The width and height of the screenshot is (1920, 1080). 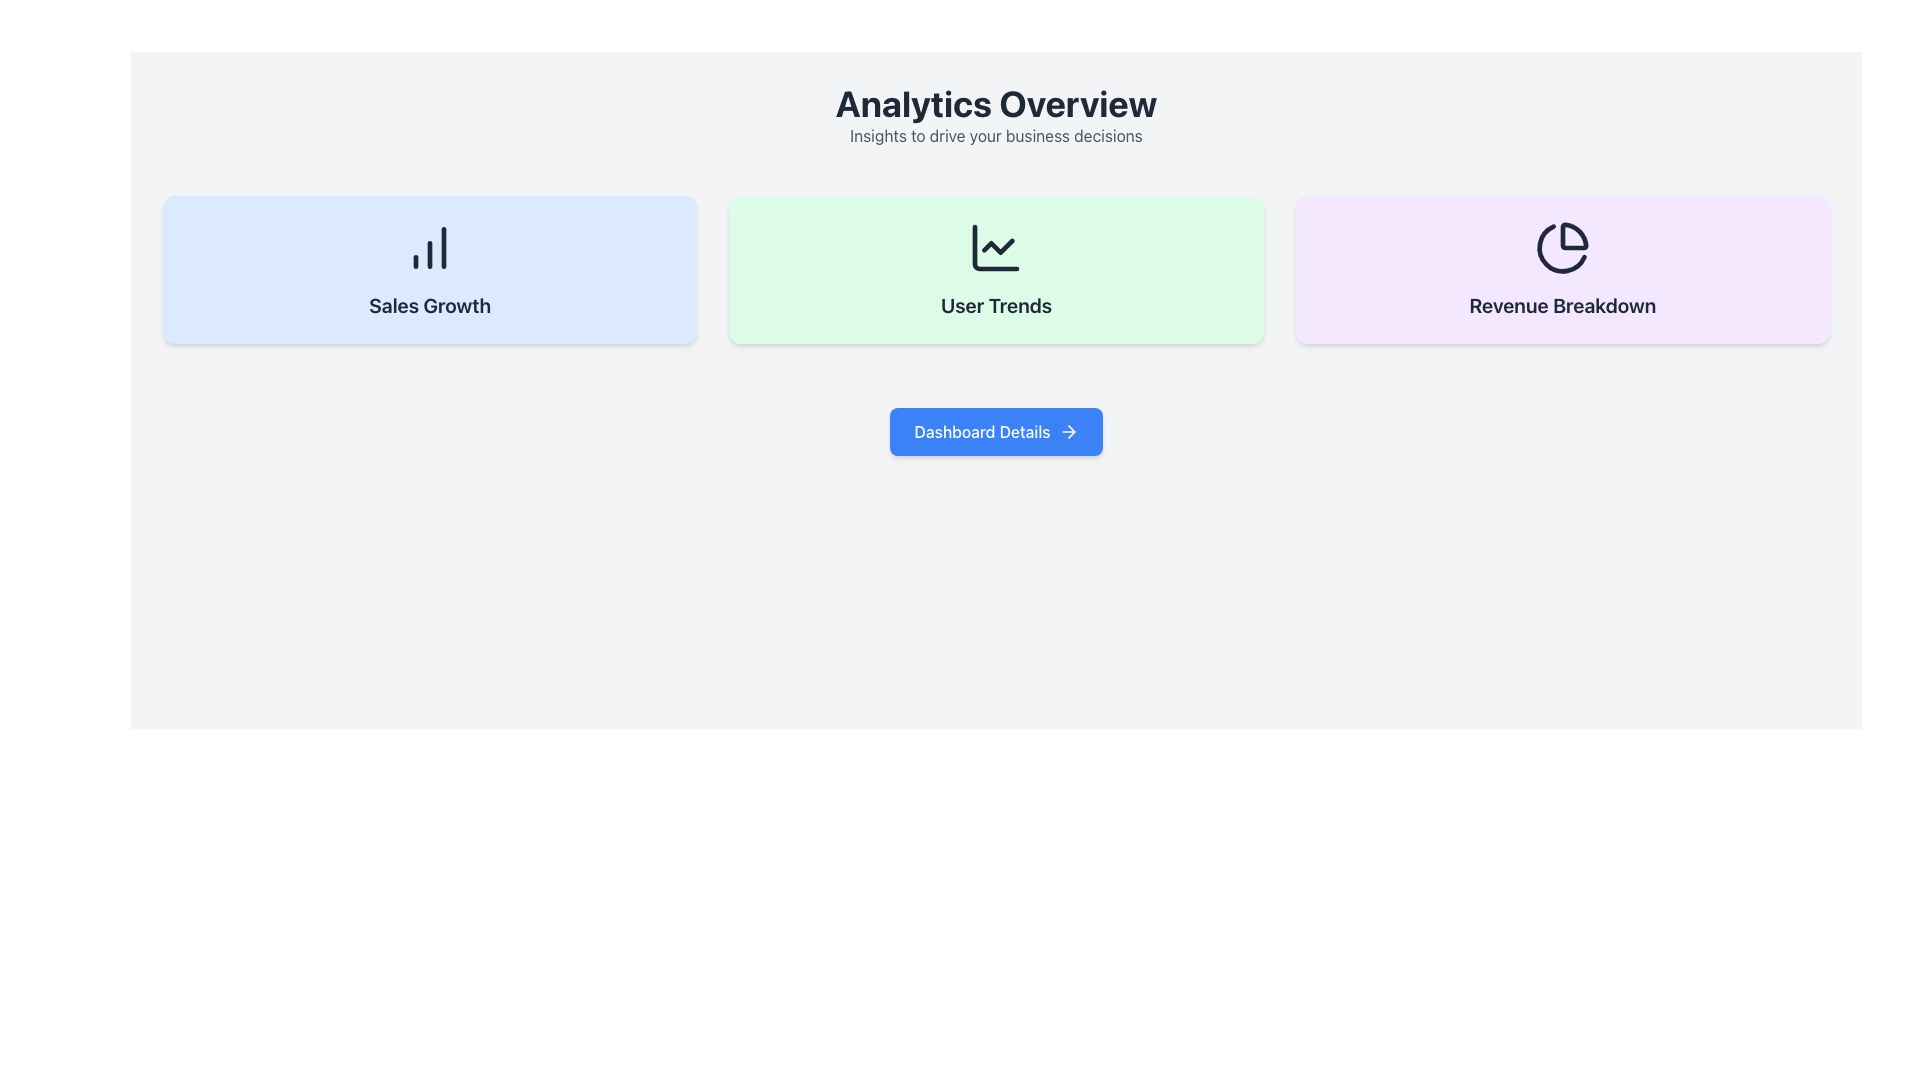 What do you see at coordinates (1067, 431) in the screenshot?
I see `the rightward-pointing arrow icon located inside the blue button labeled 'Dashboard Details', which is centered below the cards titled 'Sales Growth', 'User Trends', and 'Revenue Breakdown'` at bounding box center [1067, 431].